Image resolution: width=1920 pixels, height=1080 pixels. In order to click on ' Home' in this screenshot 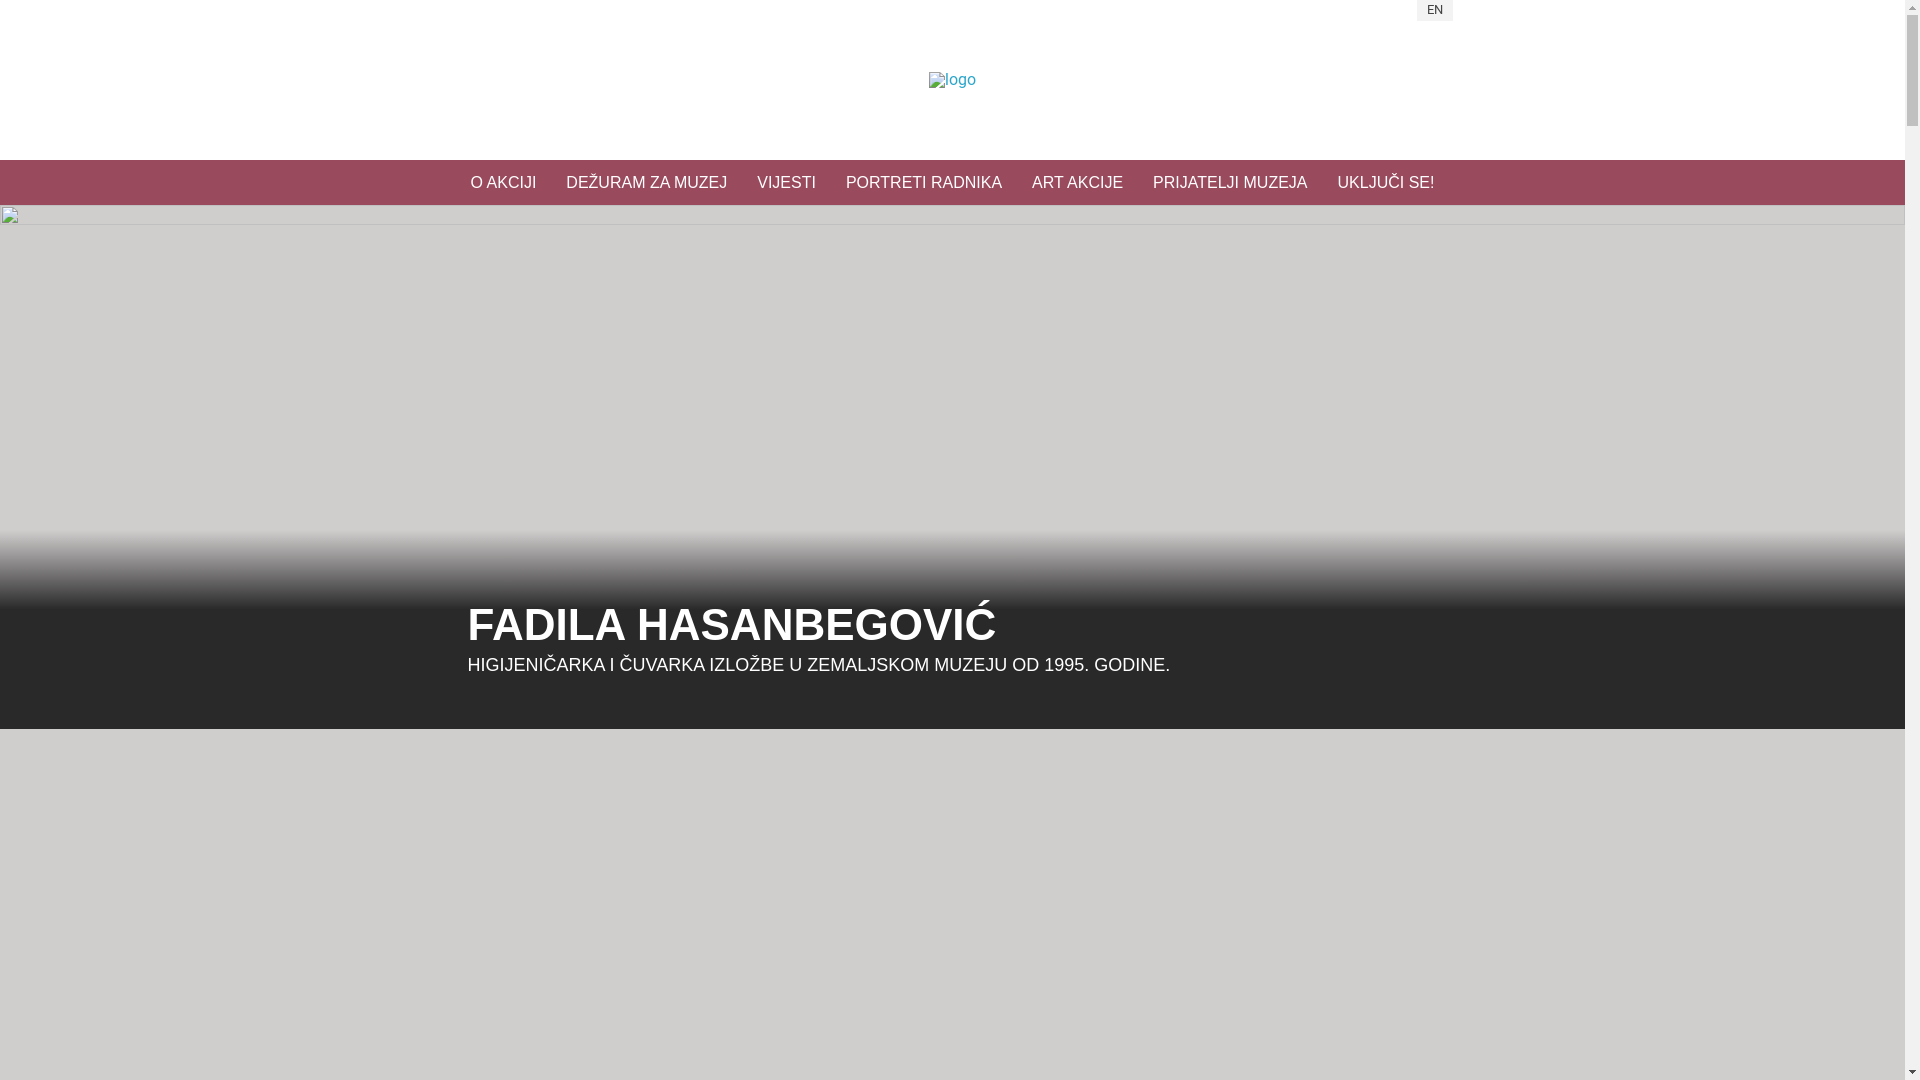, I will do `click(951, 79)`.